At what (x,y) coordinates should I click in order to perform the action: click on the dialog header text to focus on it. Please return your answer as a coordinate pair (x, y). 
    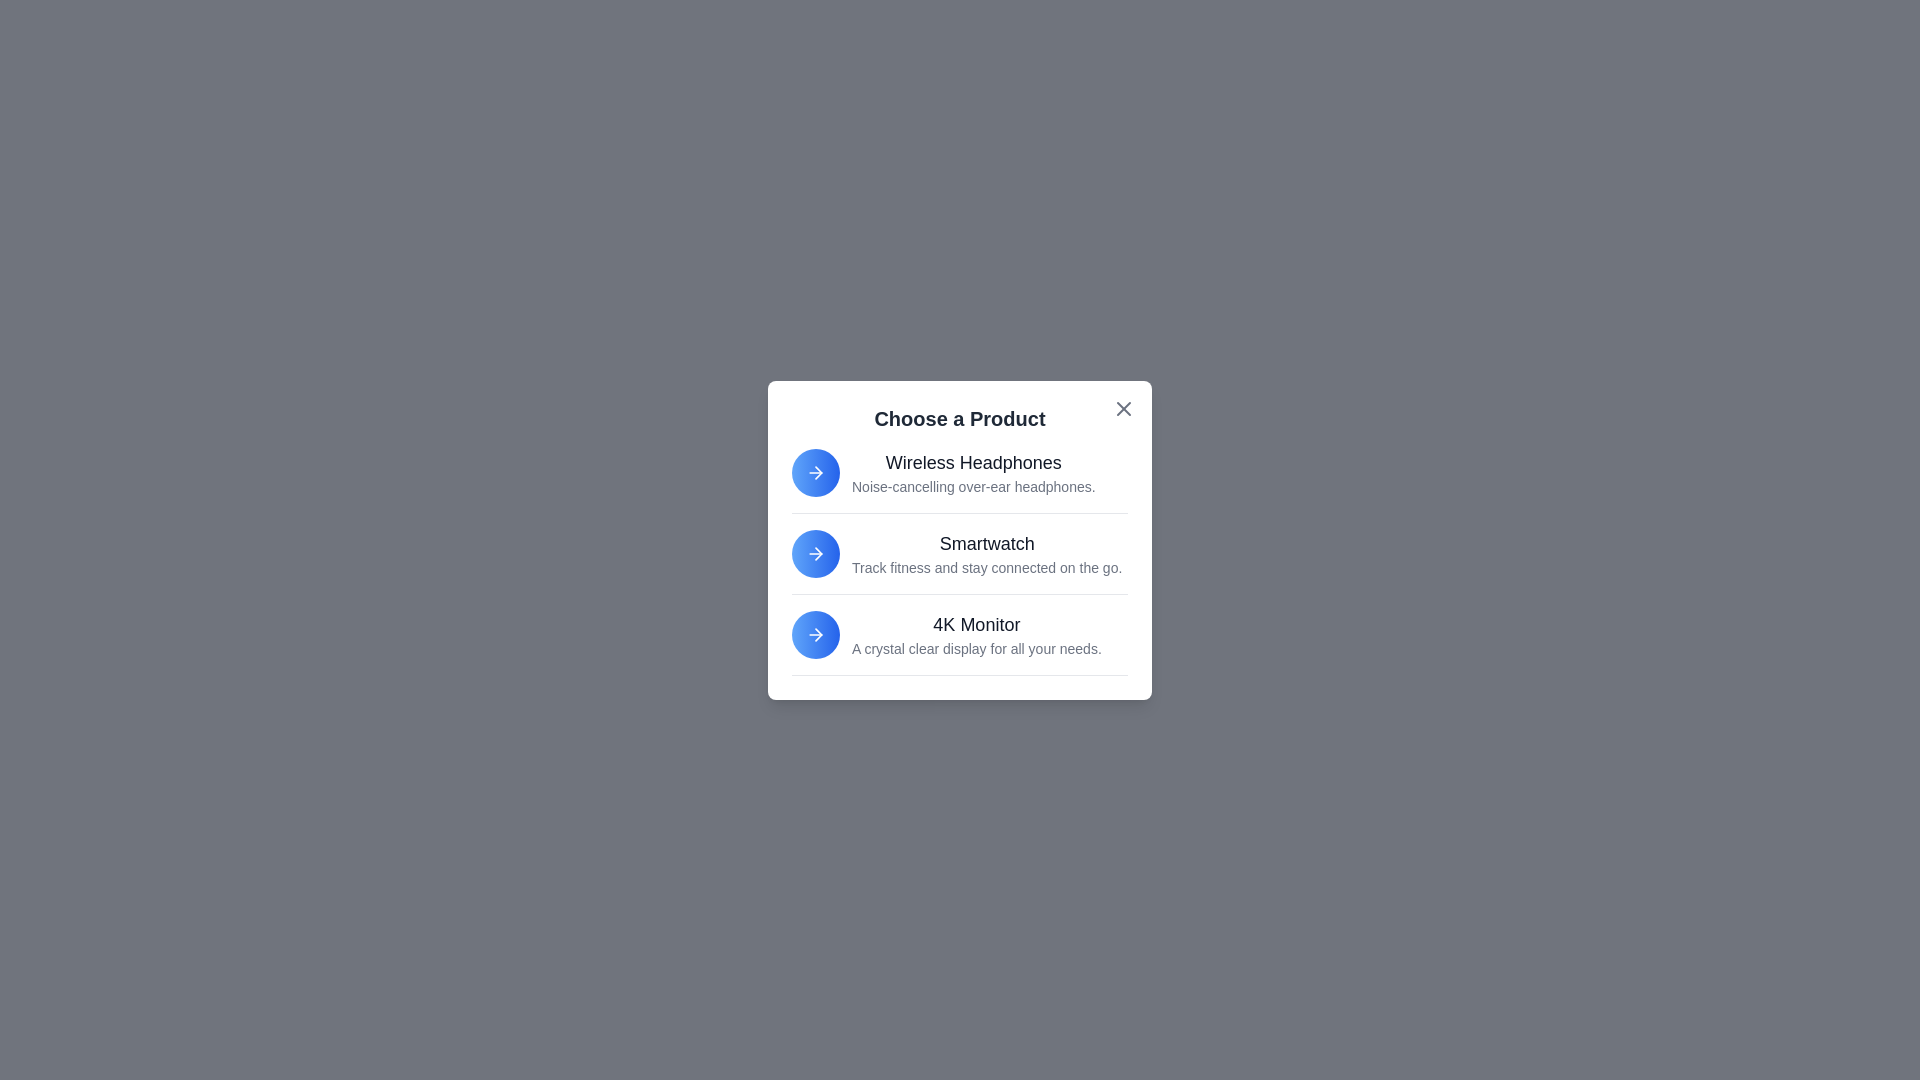
    Looking at the image, I should click on (960, 417).